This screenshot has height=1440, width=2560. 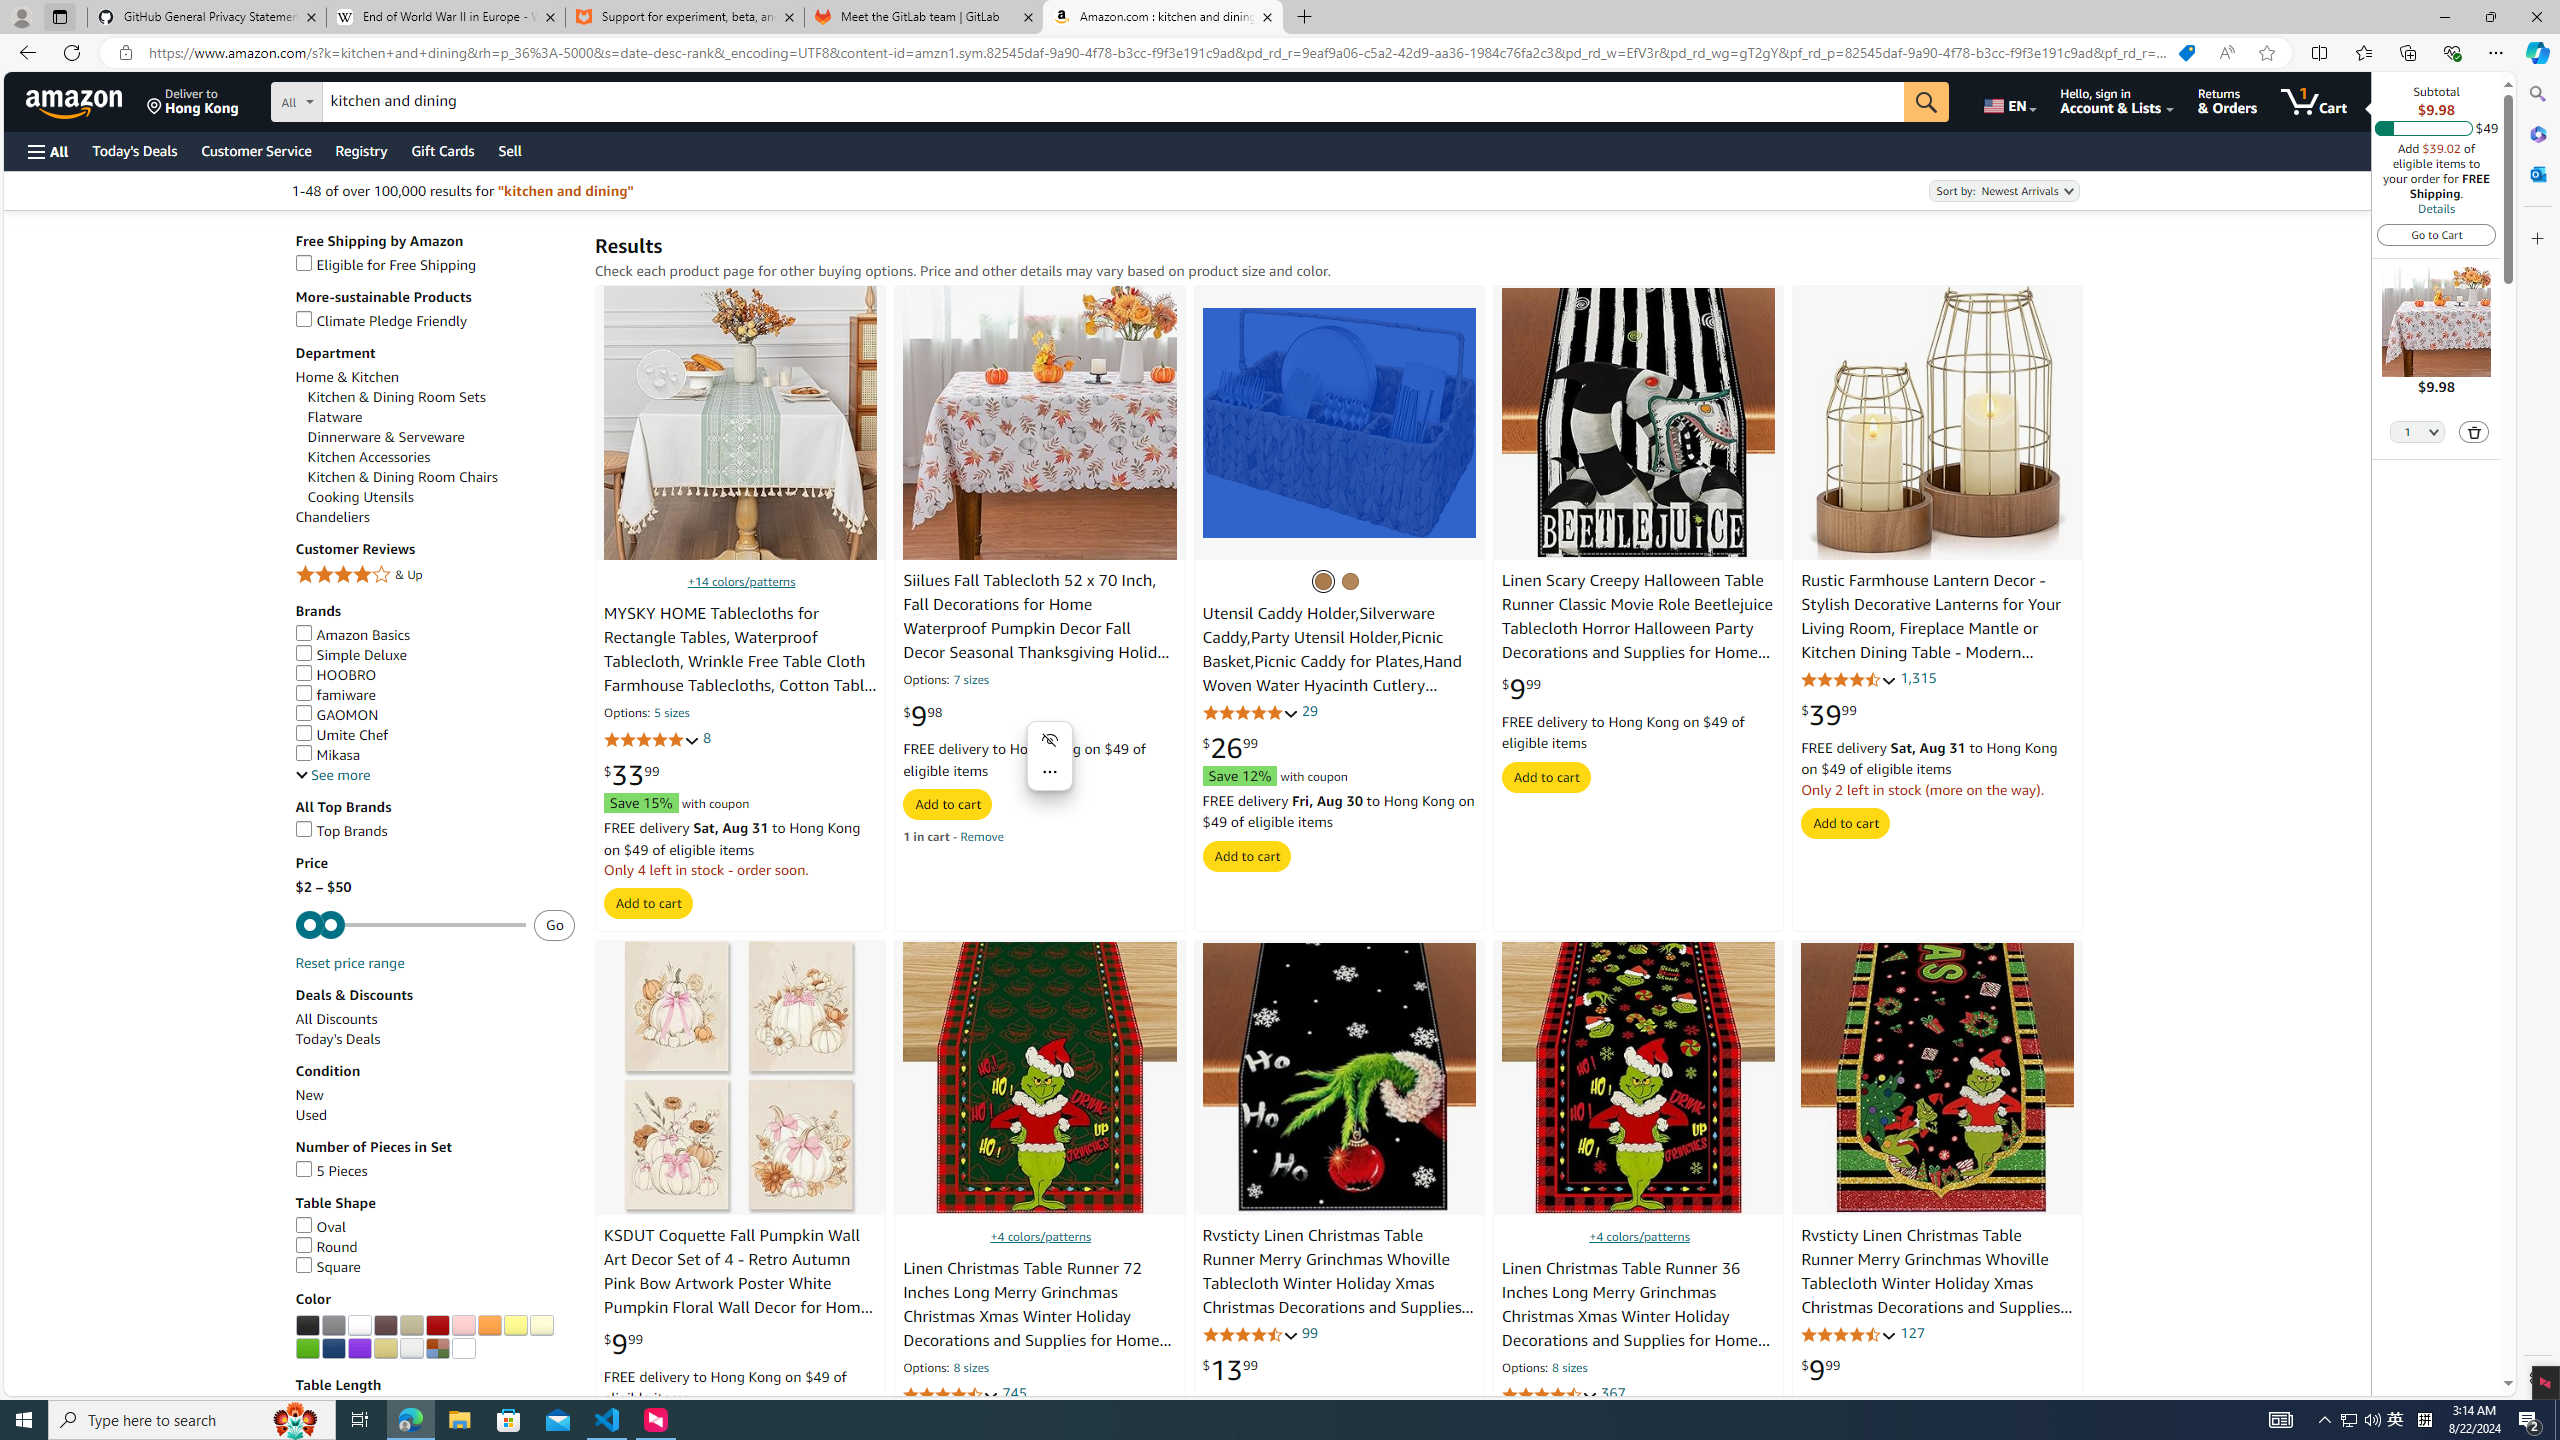 I want to click on 'Natural', so click(x=1349, y=581).